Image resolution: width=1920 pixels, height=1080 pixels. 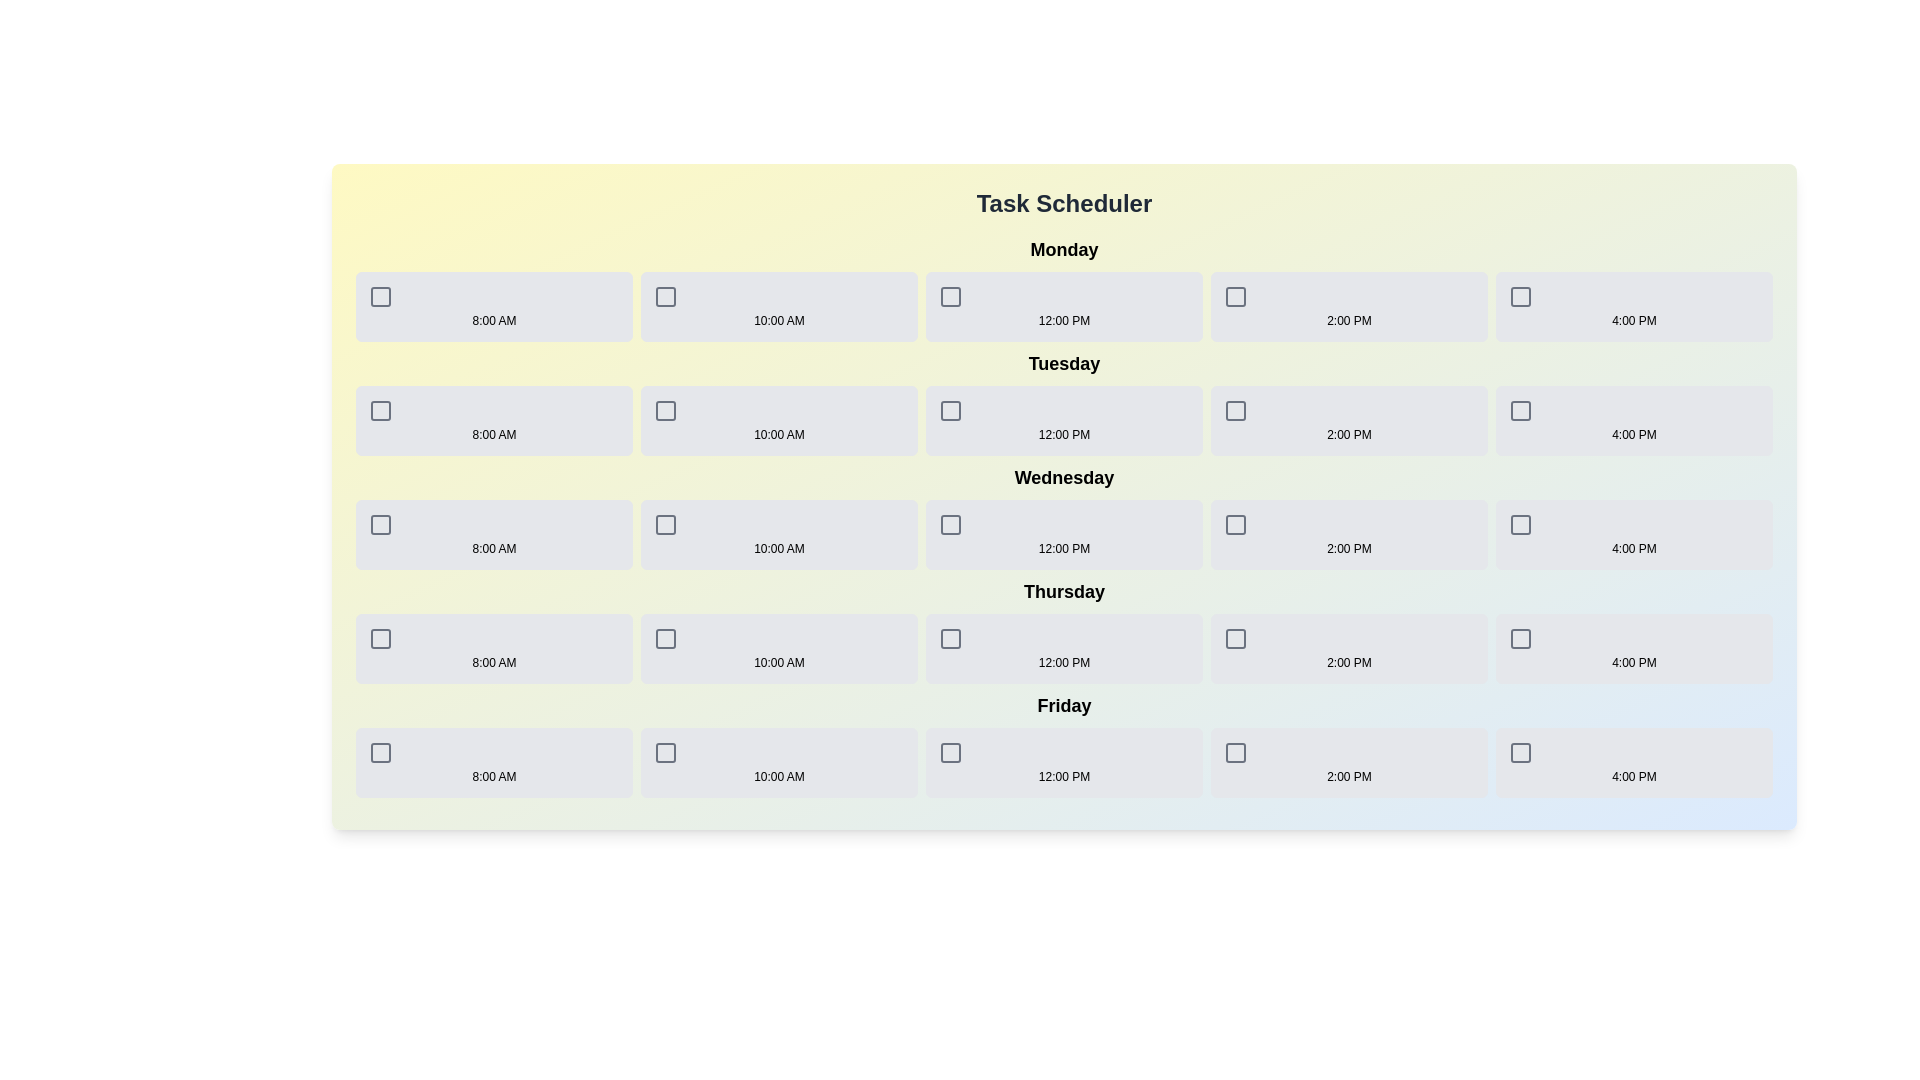 I want to click on the timeslot for Monday at 8:00 AM, so click(x=494, y=307).